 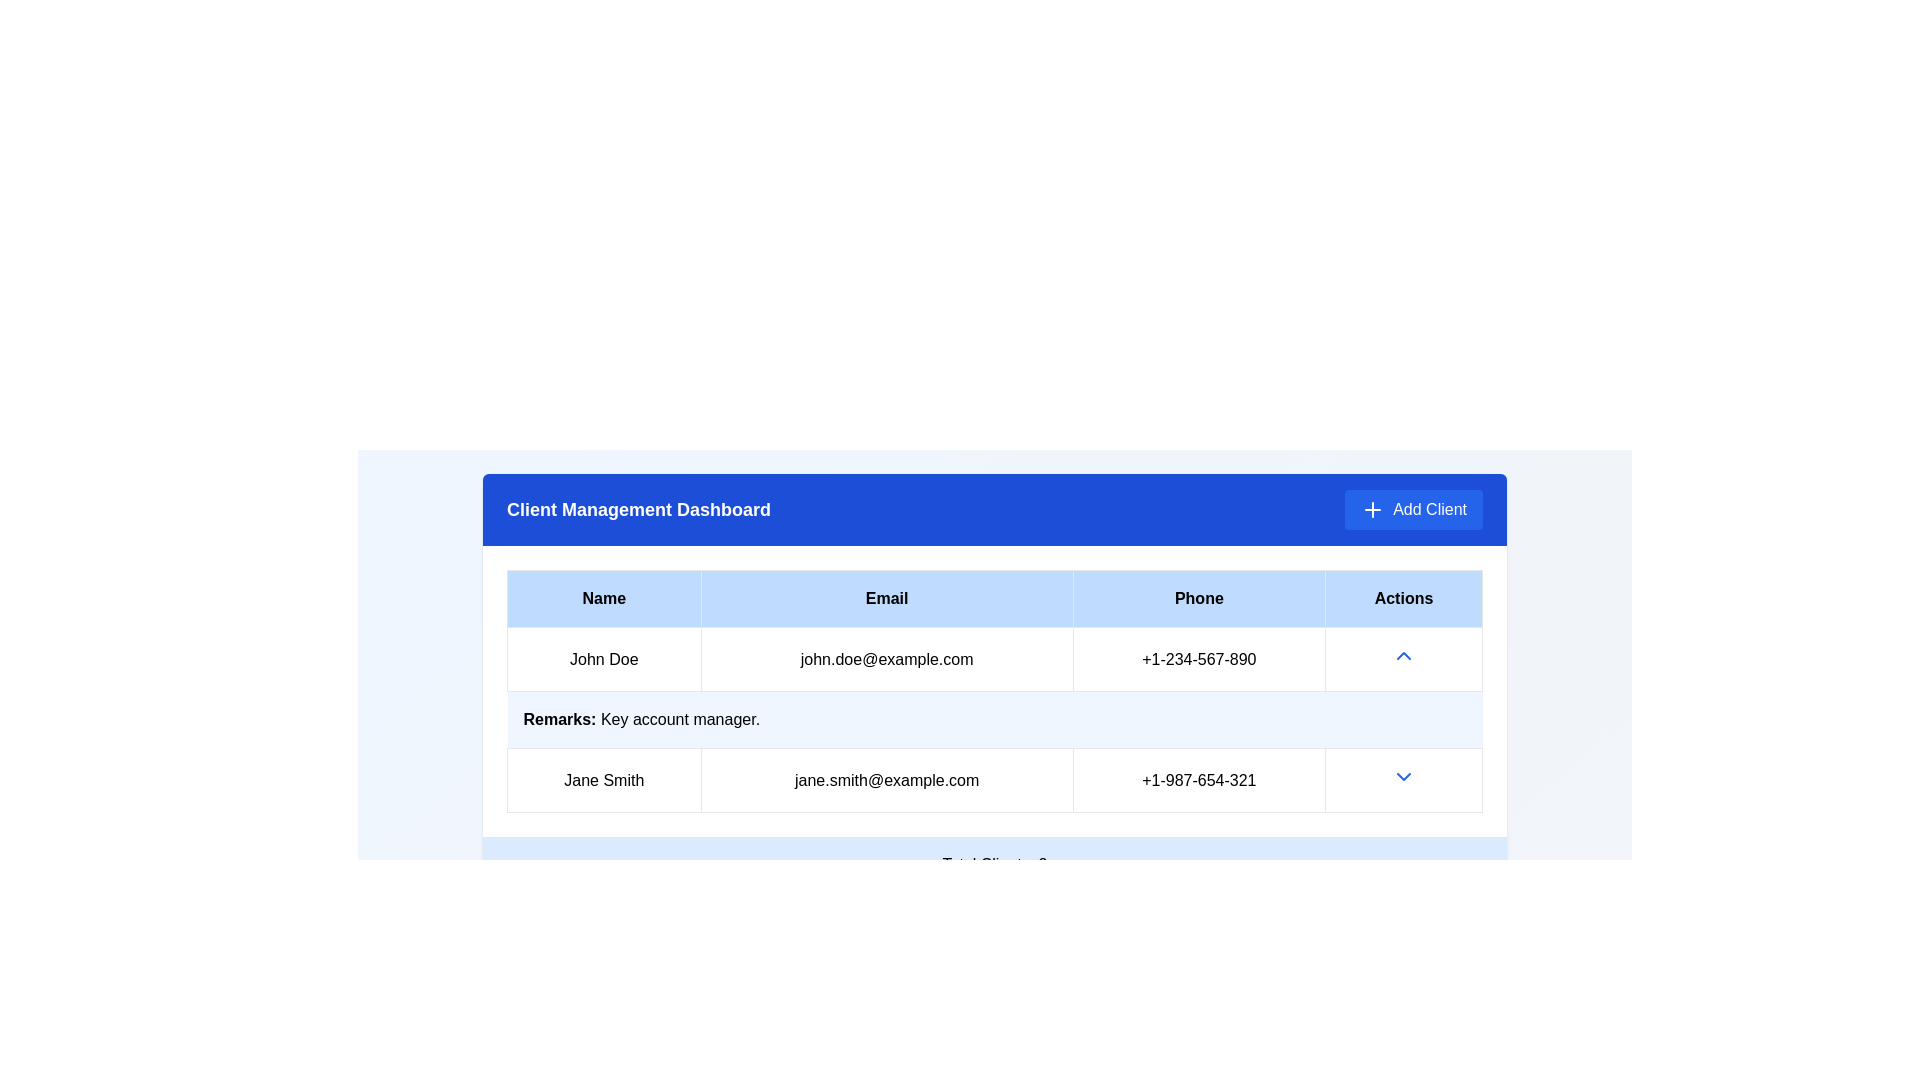 I want to click on text content of the Label displaying 'Jane Smith' in the second row of the table under the 'Name' column, so click(x=603, y=779).